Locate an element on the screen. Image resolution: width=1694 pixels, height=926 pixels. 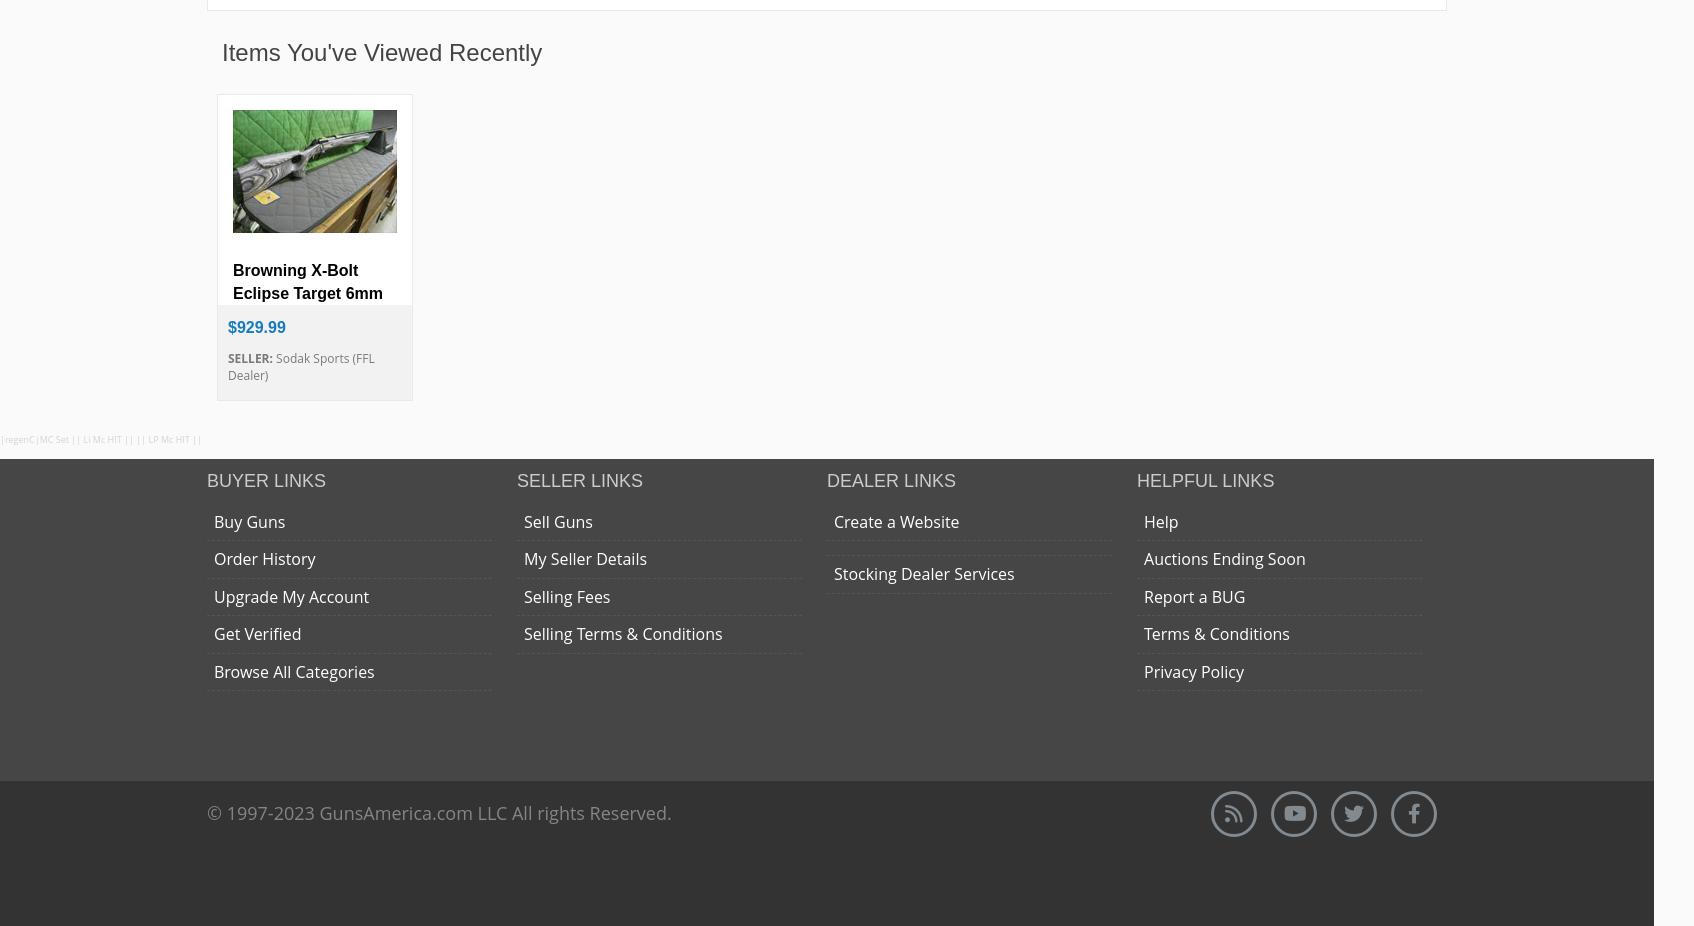
'Auctions Ending Soon' is located at coordinates (1142, 558).